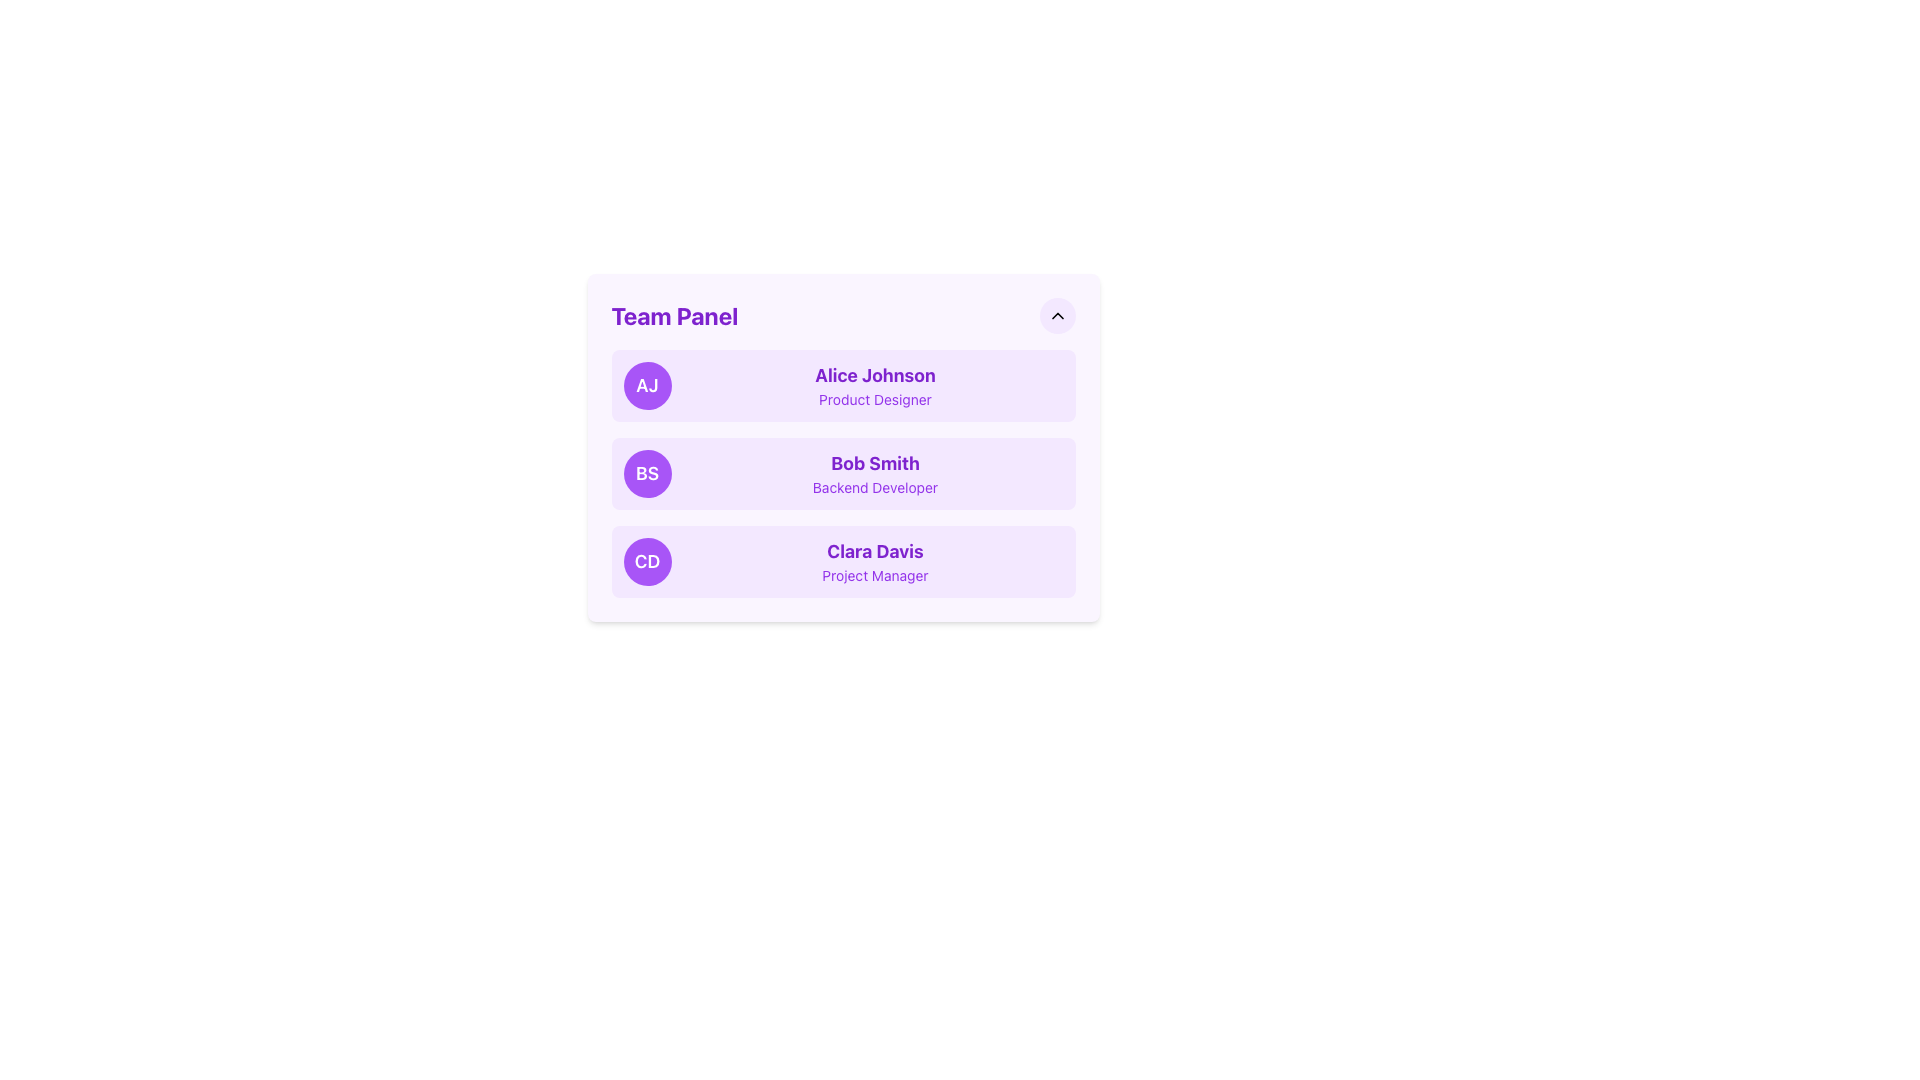 This screenshot has width=1920, height=1080. What do you see at coordinates (875, 551) in the screenshot?
I see `the text label displaying the name of an individual in the 'Team Panel'` at bounding box center [875, 551].